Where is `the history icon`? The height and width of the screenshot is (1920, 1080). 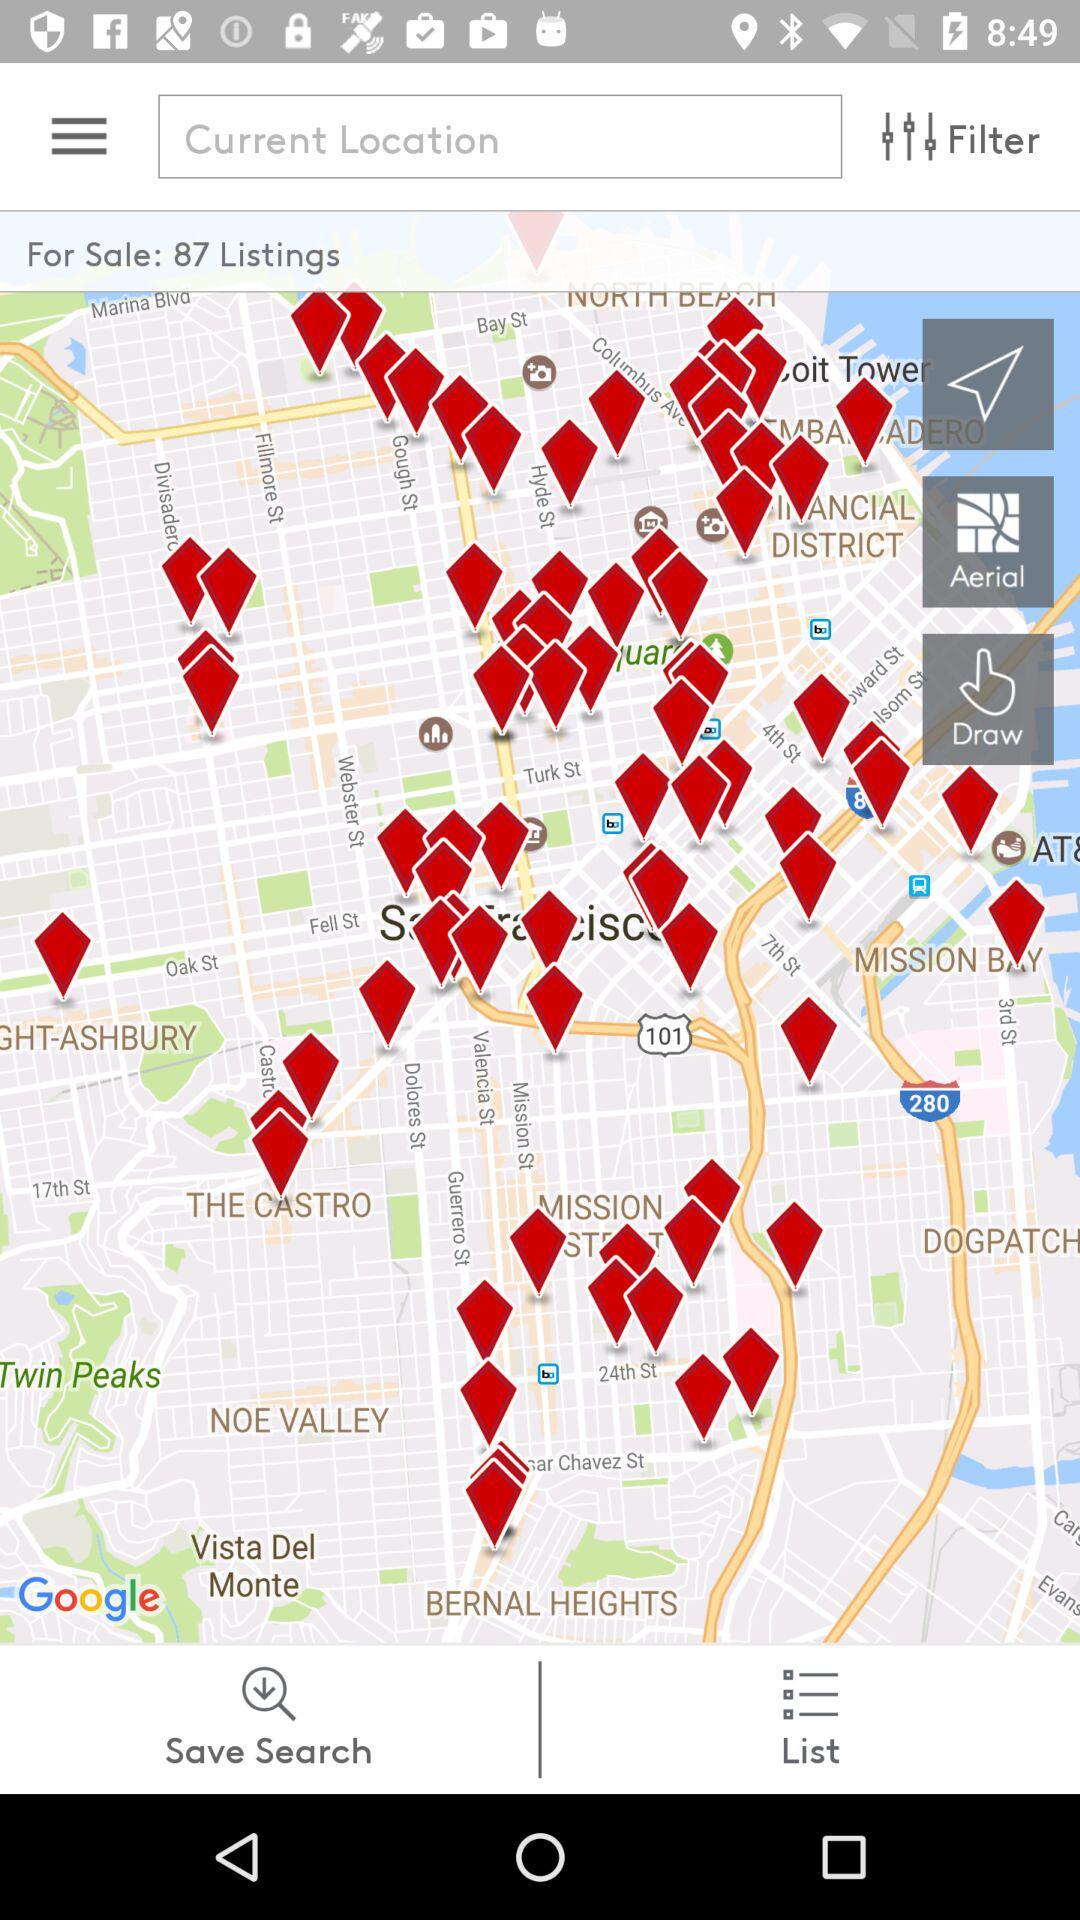 the history icon is located at coordinates (987, 699).